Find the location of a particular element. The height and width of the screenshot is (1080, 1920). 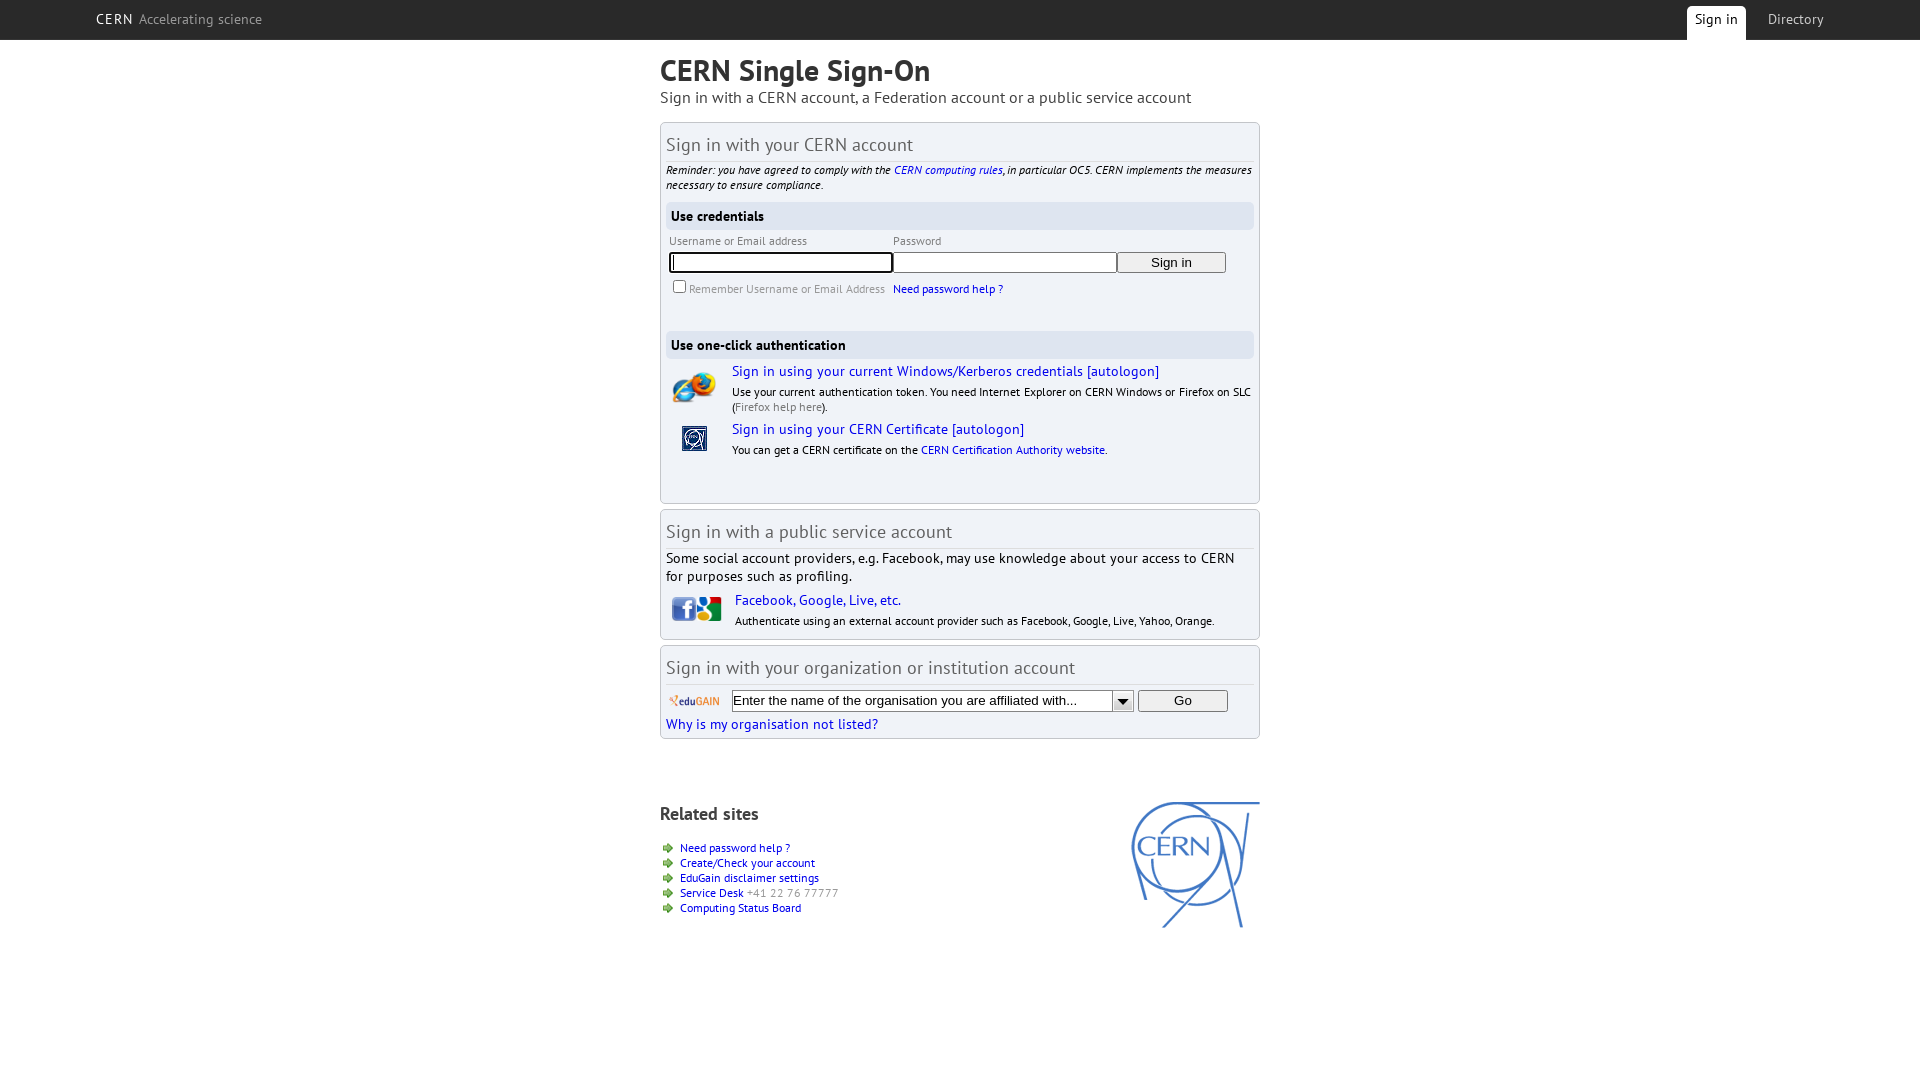

'[autologon]' is located at coordinates (988, 427).